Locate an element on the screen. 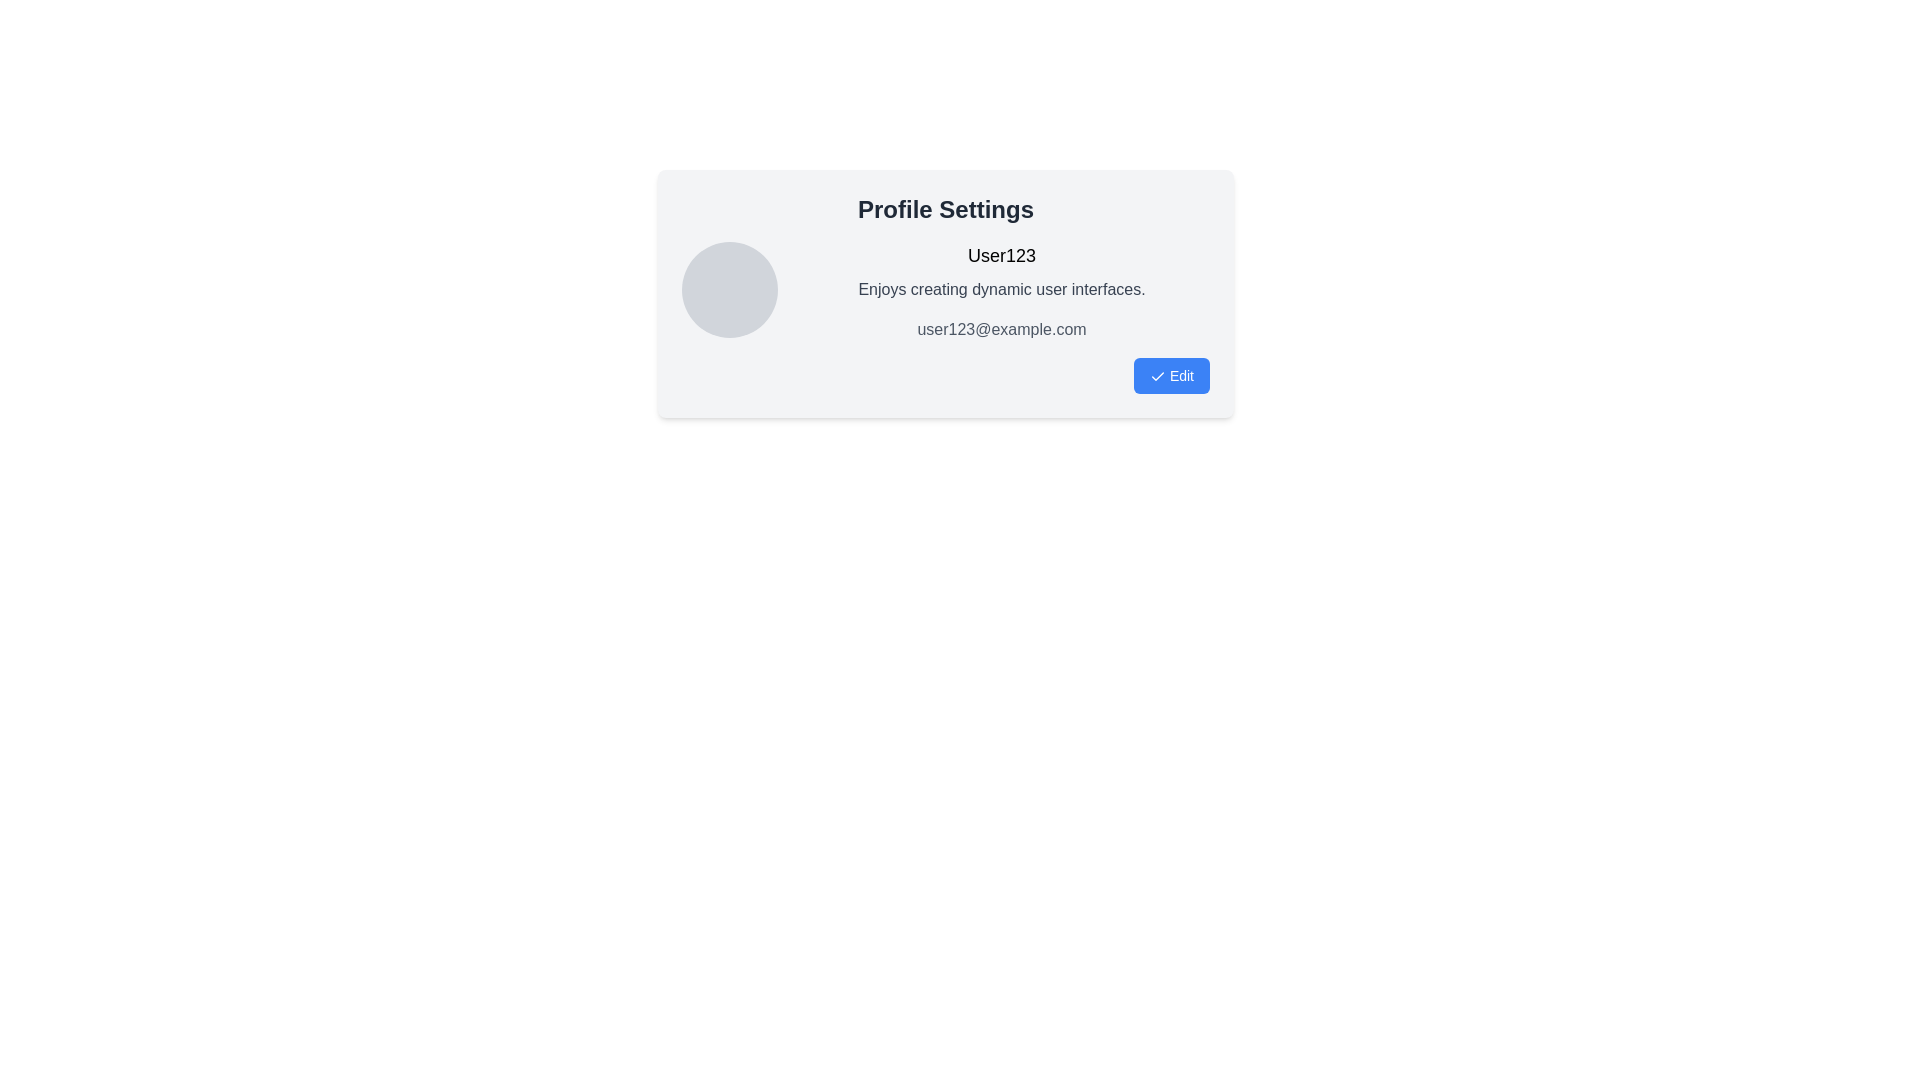  the static design of the checkmark icon located inside the 'Edit' button in the bottom-right corner of the 'Profile Settings' card is located at coordinates (1157, 377).